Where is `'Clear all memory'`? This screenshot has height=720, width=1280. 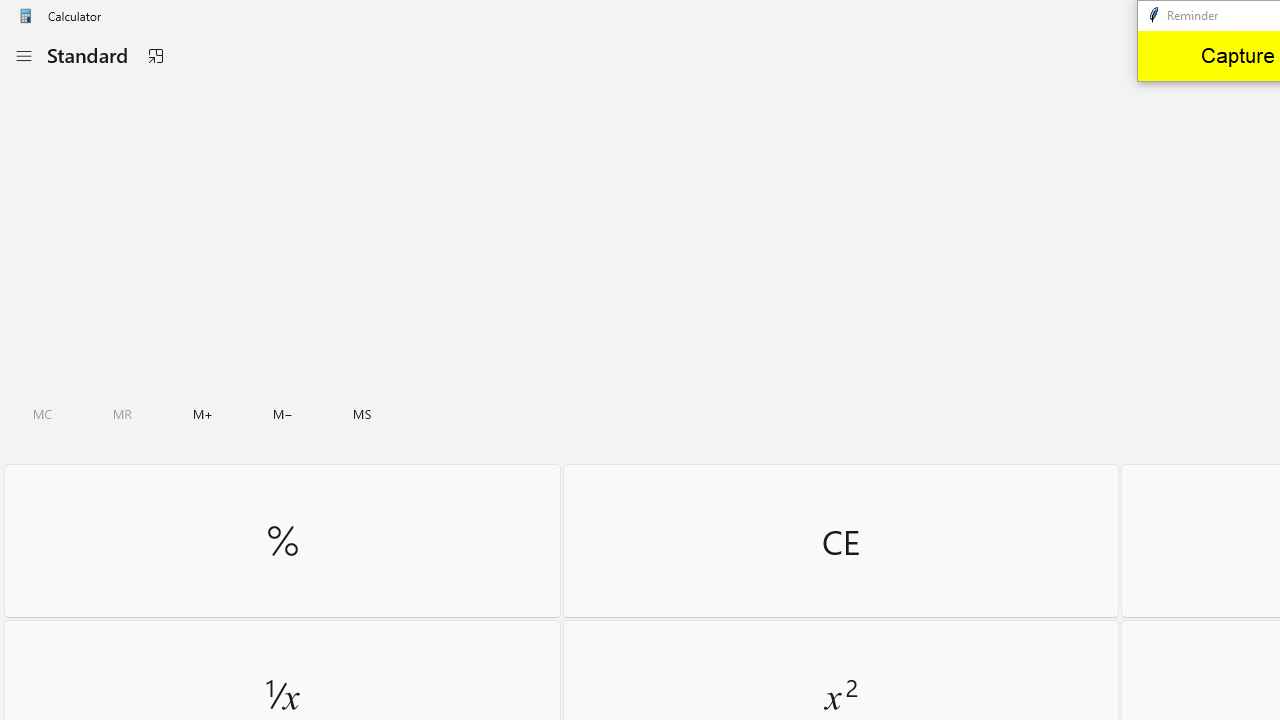 'Clear all memory' is located at coordinates (42, 413).